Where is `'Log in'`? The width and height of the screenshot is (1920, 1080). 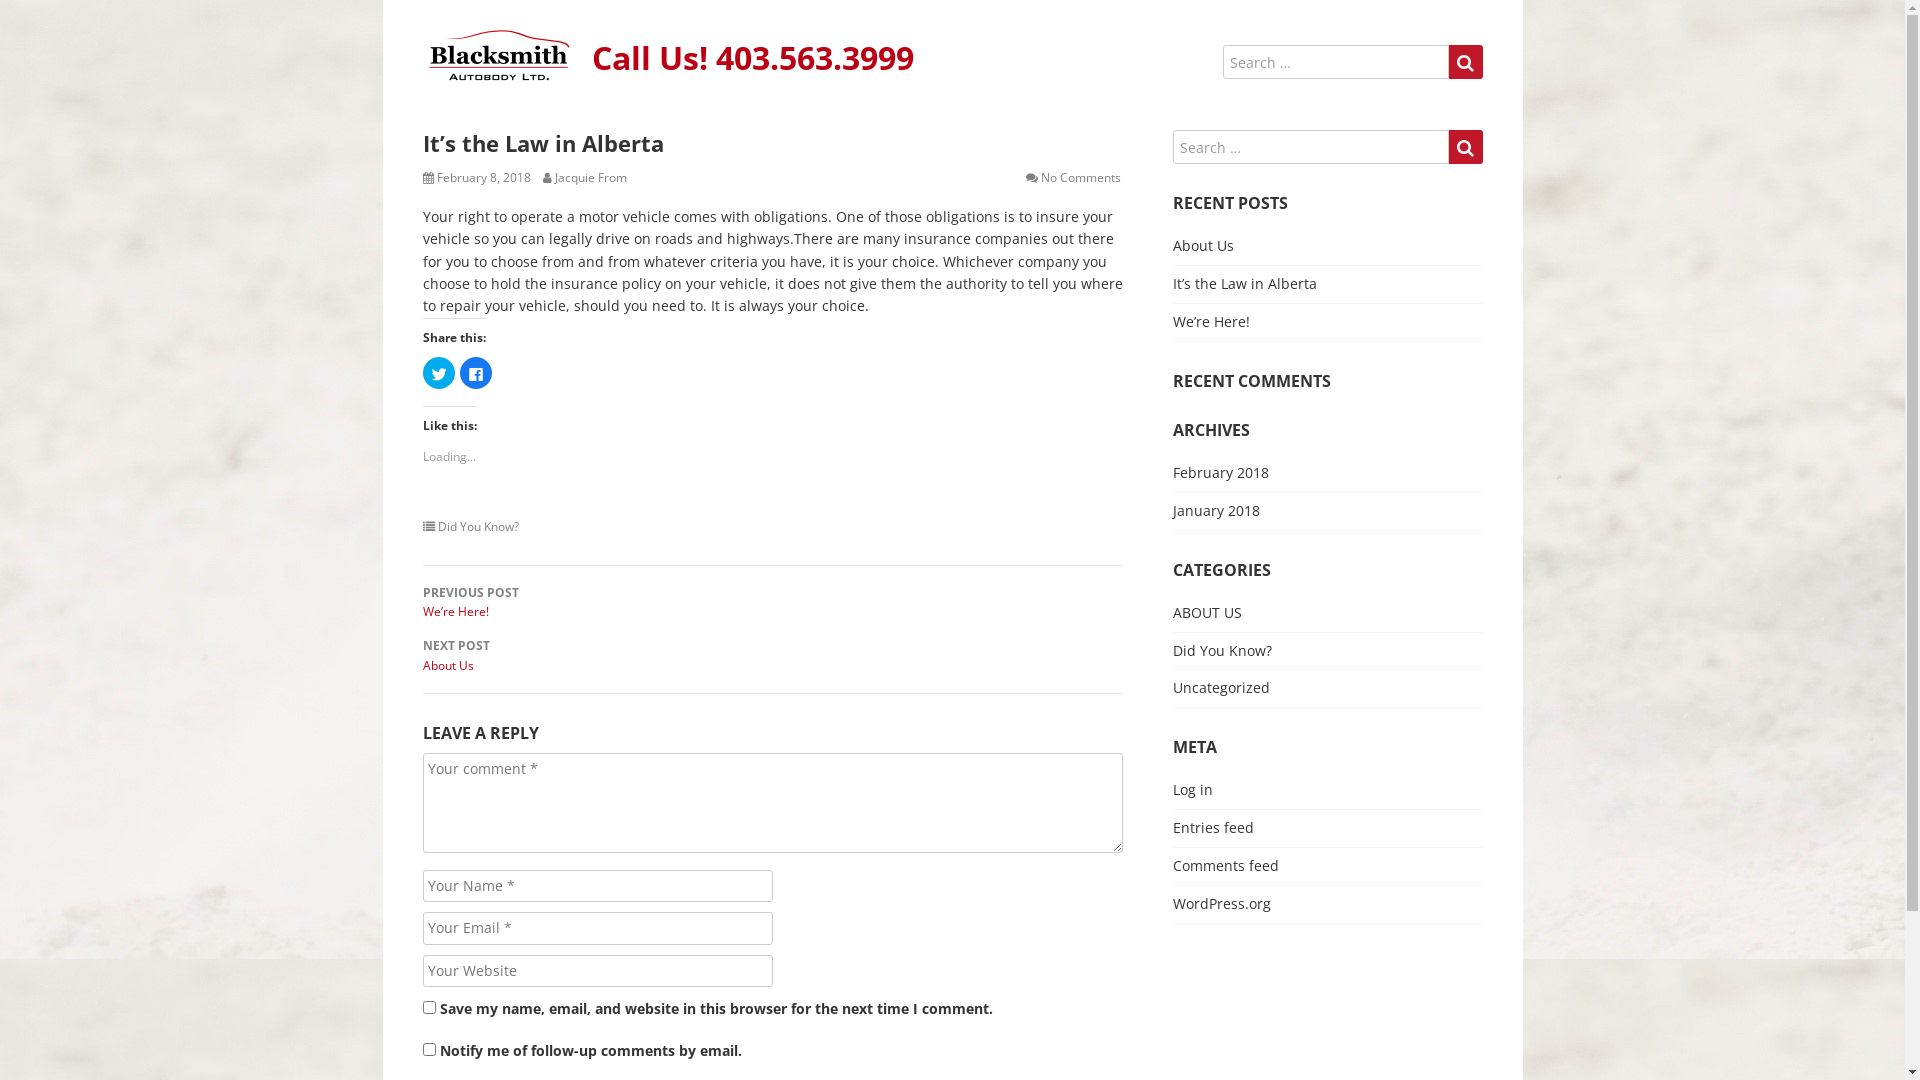 'Log in' is located at coordinates (1171, 788).